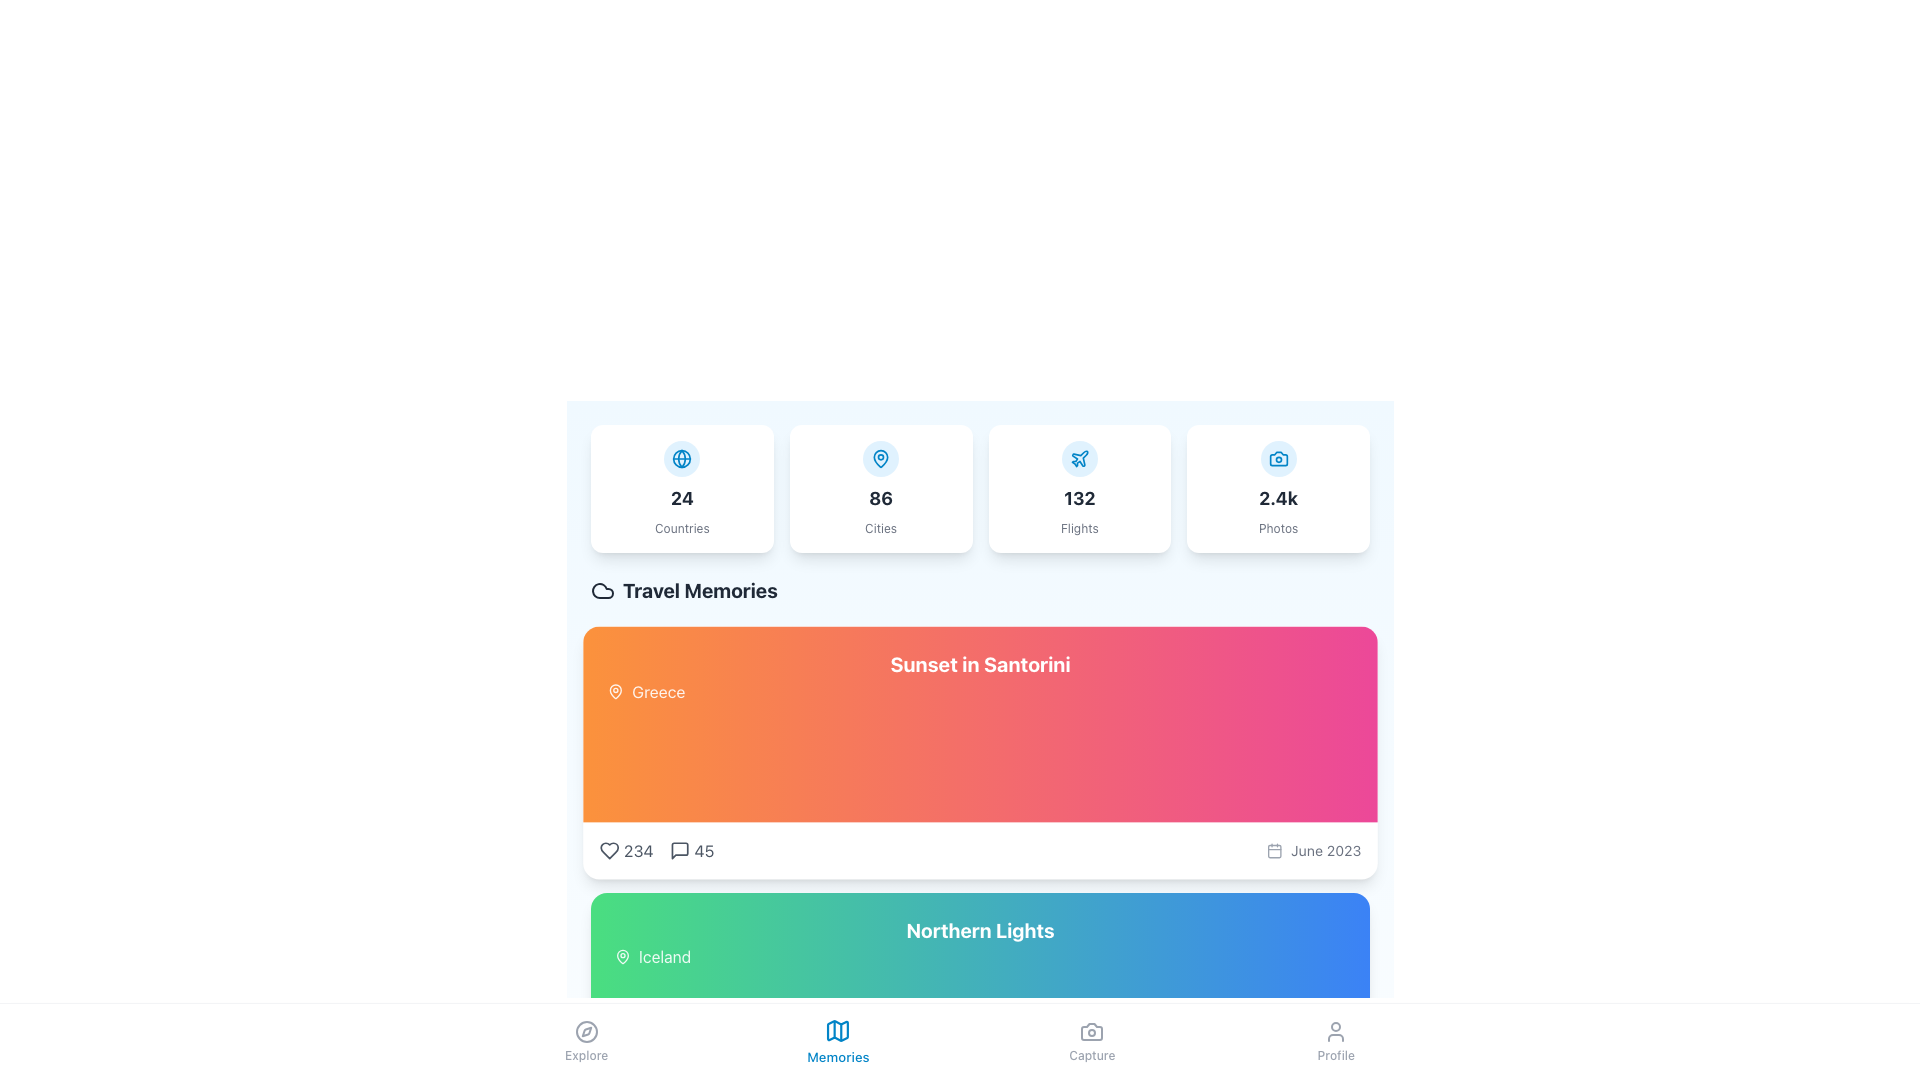 Image resolution: width=1920 pixels, height=1080 pixels. What do you see at coordinates (980, 489) in the screenshot?
I see `the informational card displaying the count of 132 flights, which is centrally positioned in the grid layout and is the third card in a row of four` at bounding box center [980, 489].